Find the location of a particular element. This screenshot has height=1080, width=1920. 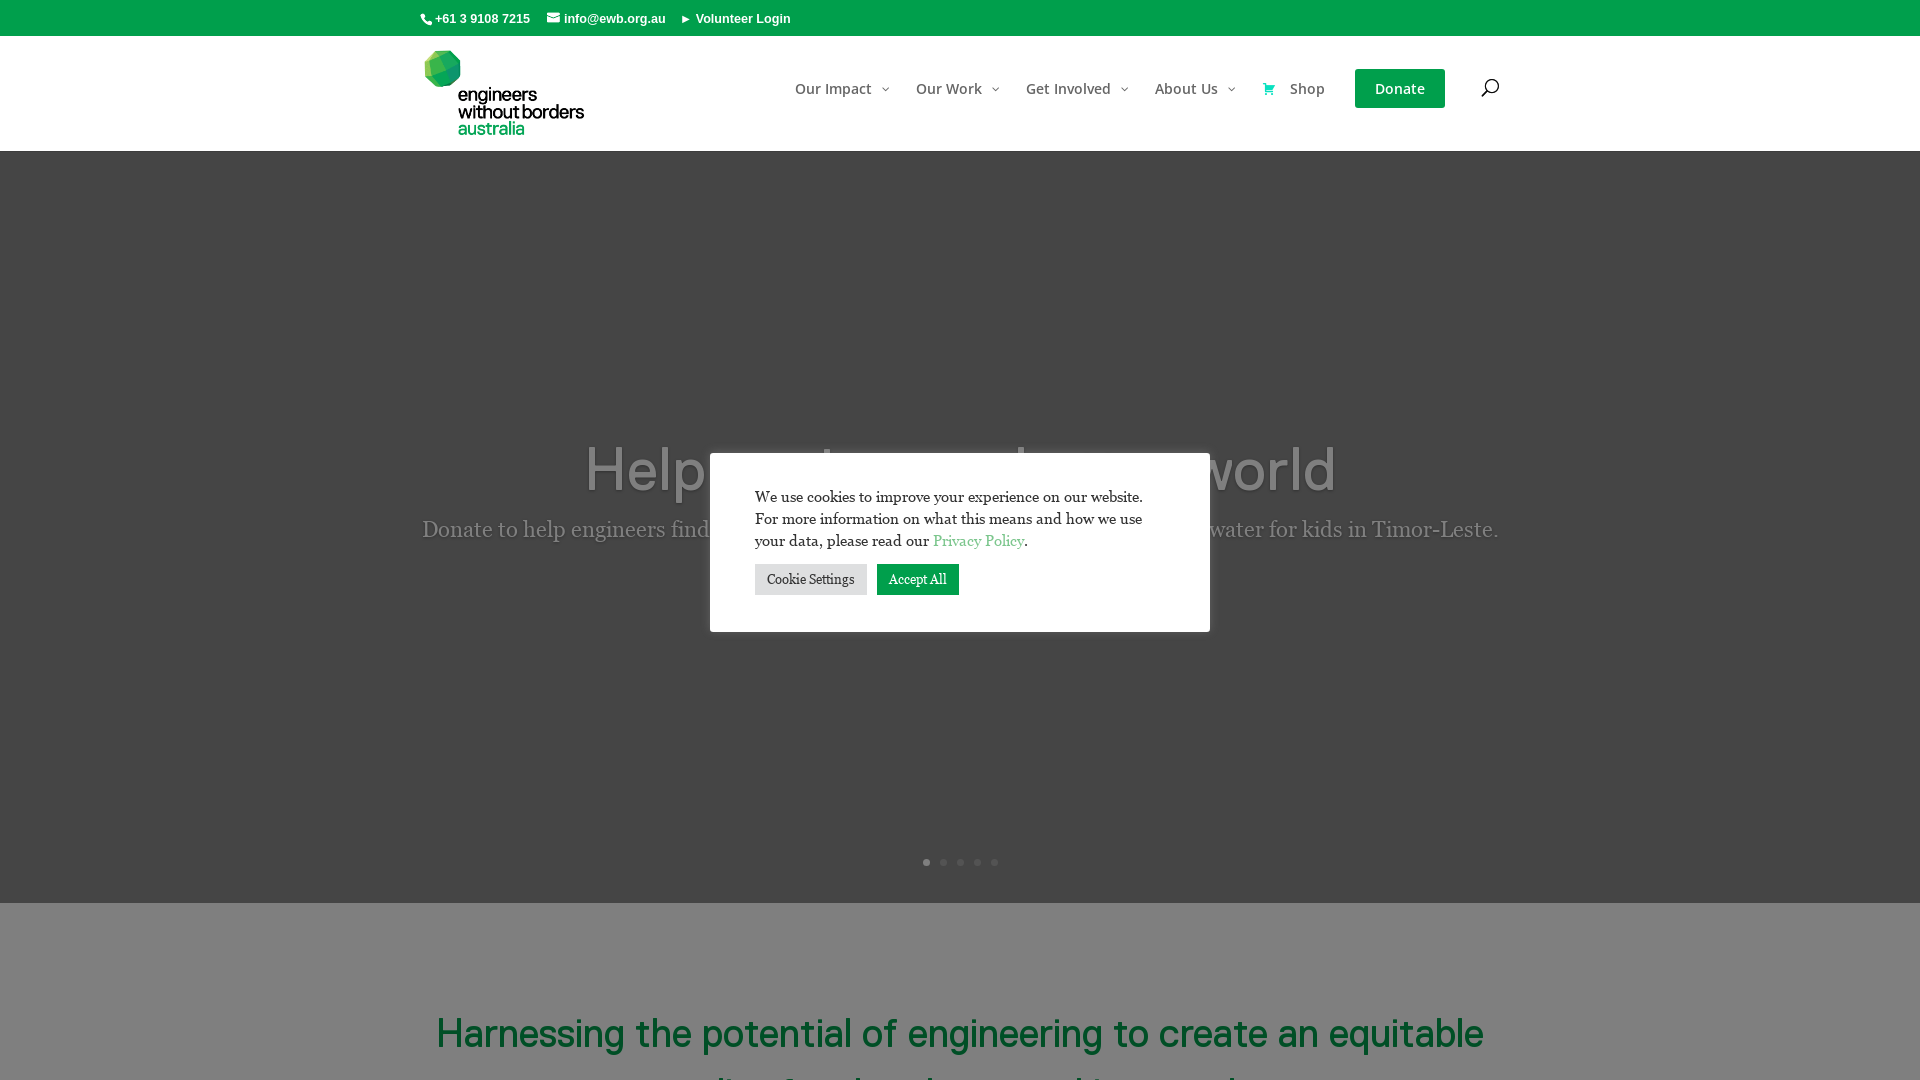

'Accept All' is located at coordinates (916, 579).